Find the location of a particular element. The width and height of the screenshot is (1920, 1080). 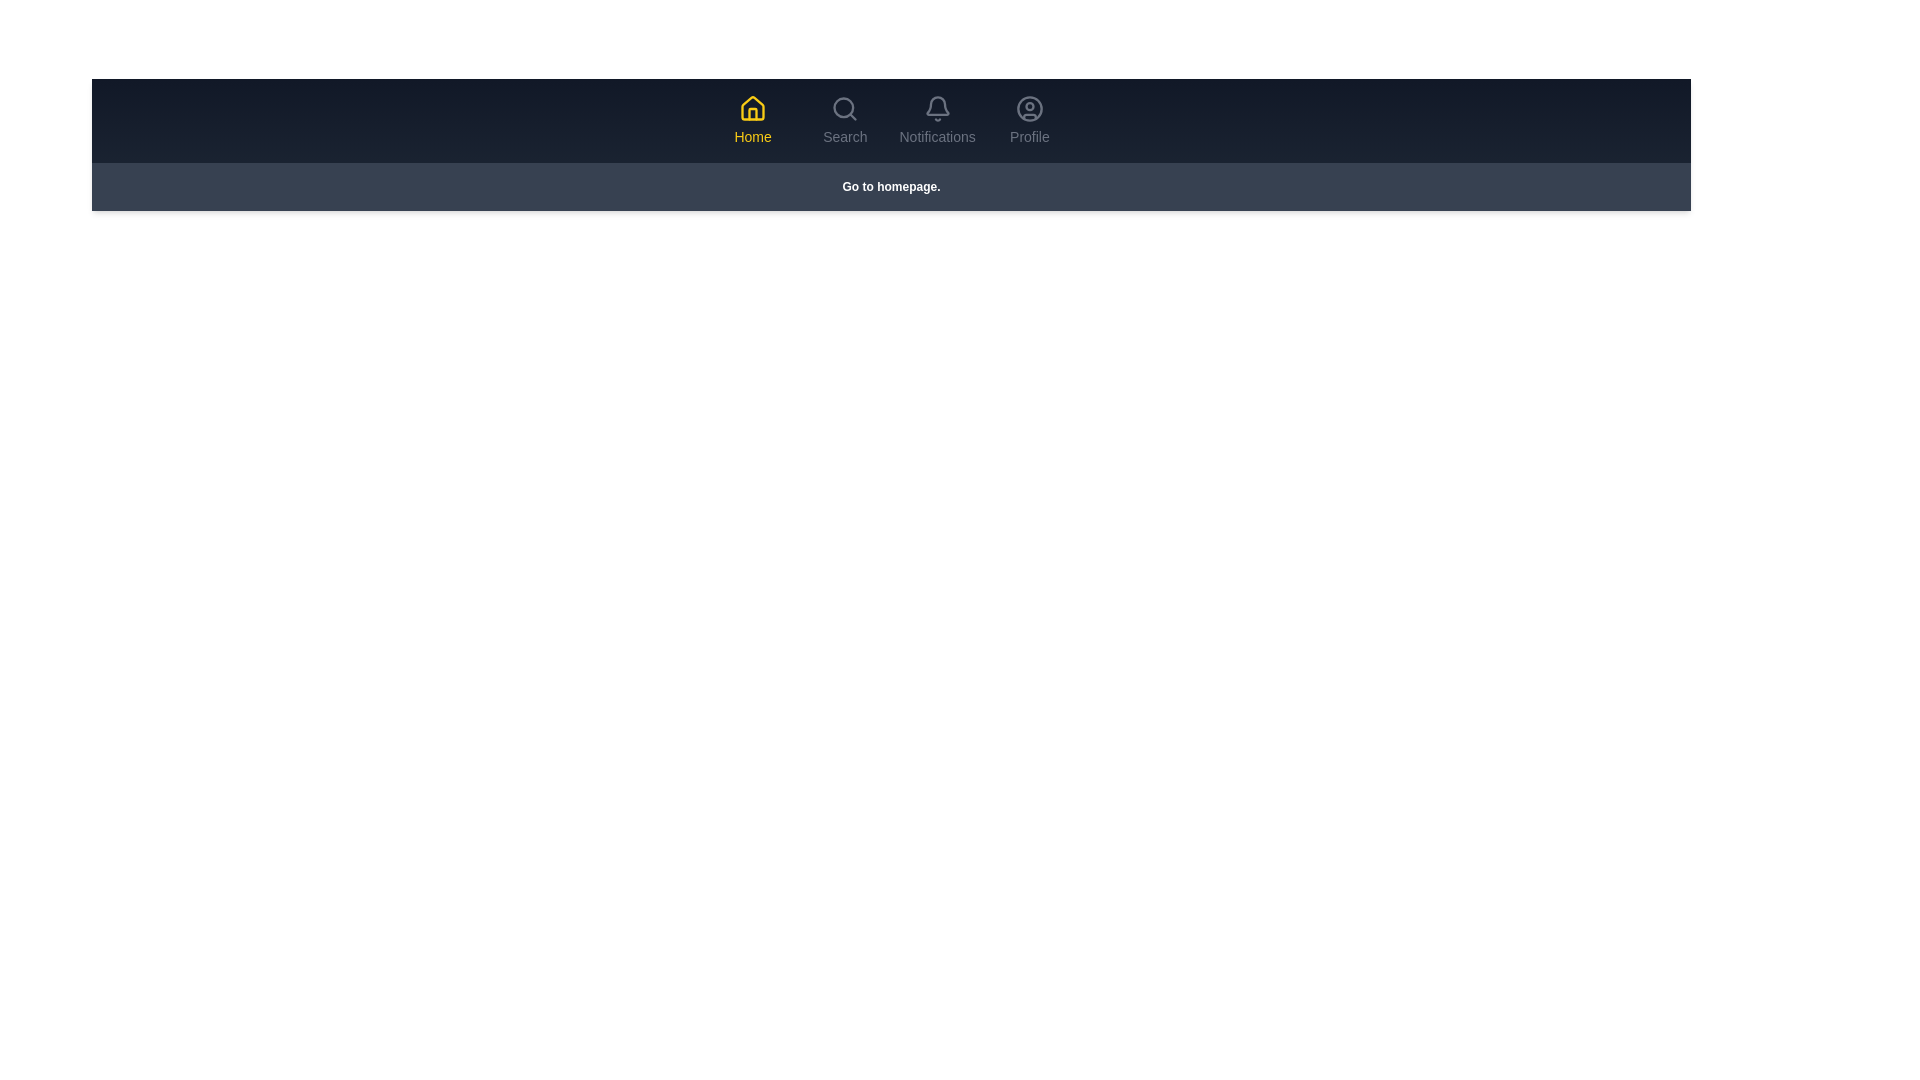

the Profile tab to view its content is located at coordinates (1029, 120).